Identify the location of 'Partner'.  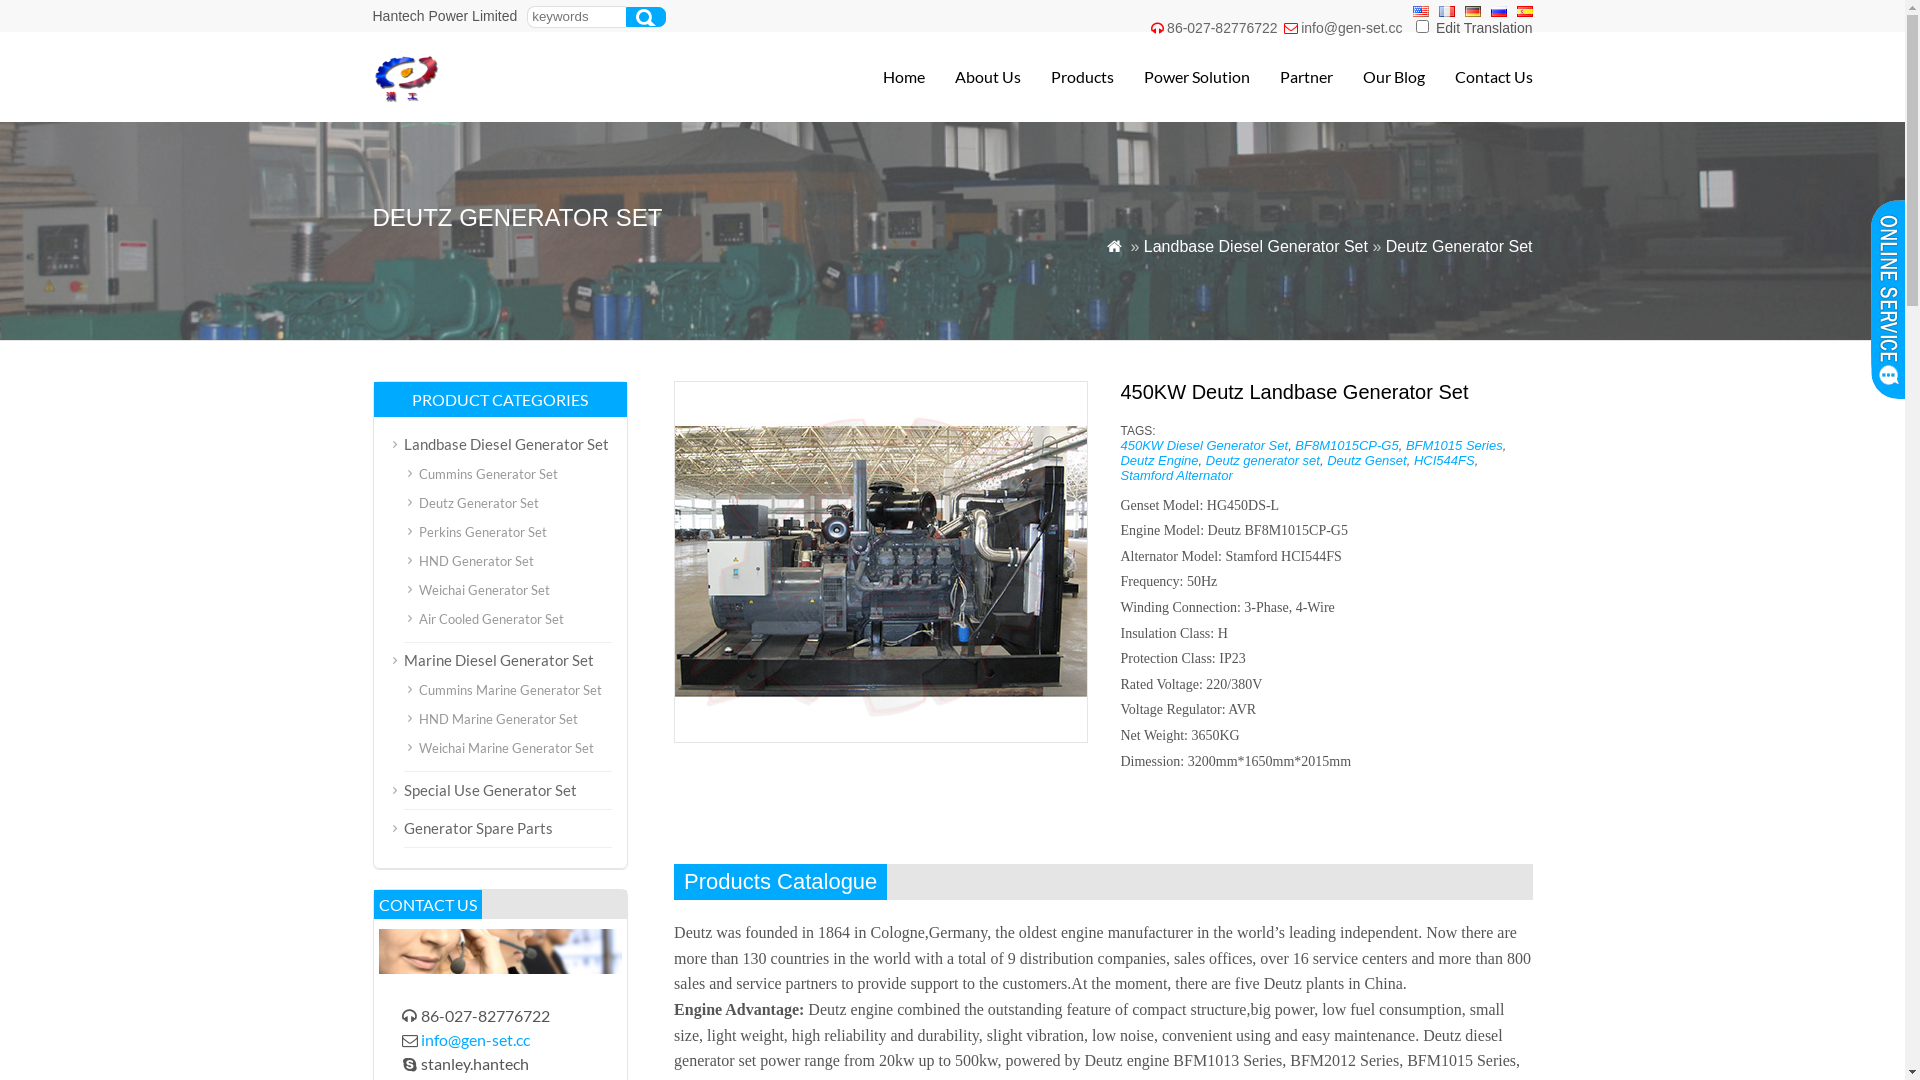
(1291, 76).